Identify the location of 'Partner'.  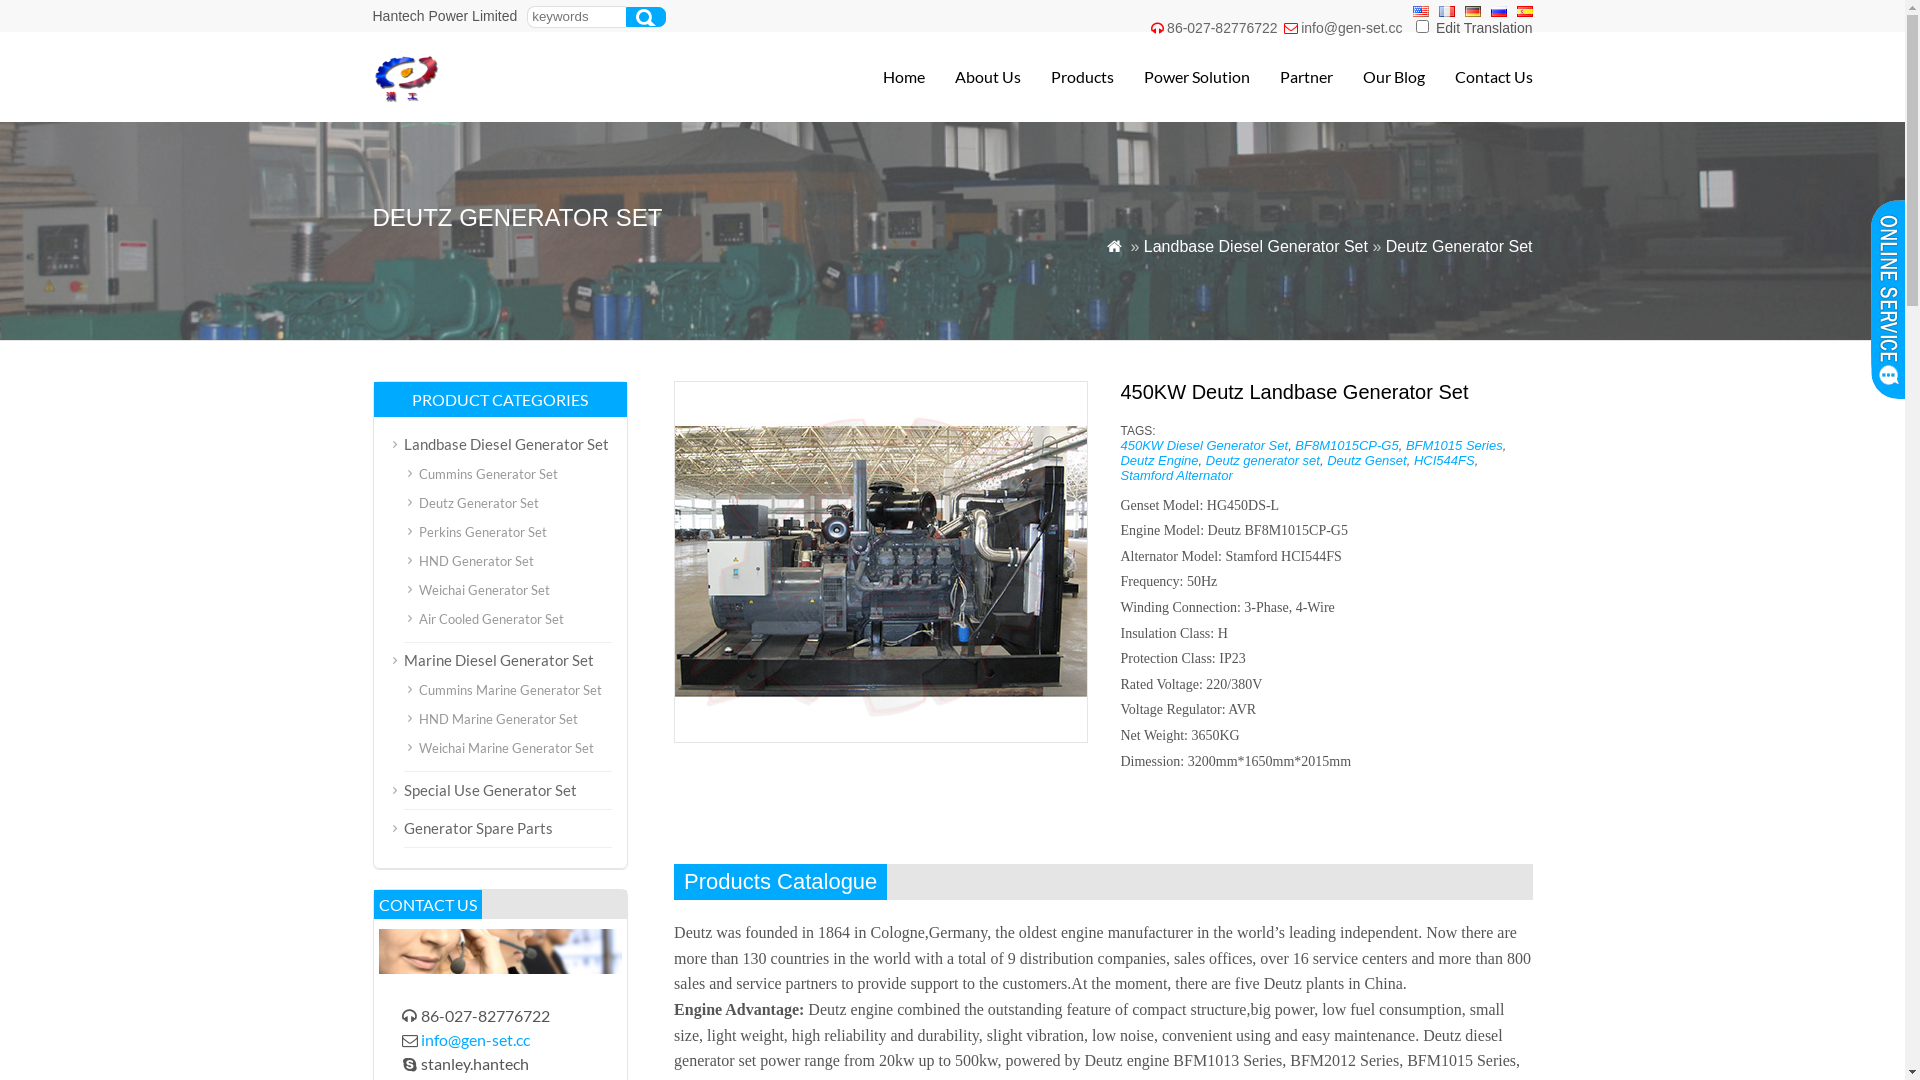
(1291, 76).